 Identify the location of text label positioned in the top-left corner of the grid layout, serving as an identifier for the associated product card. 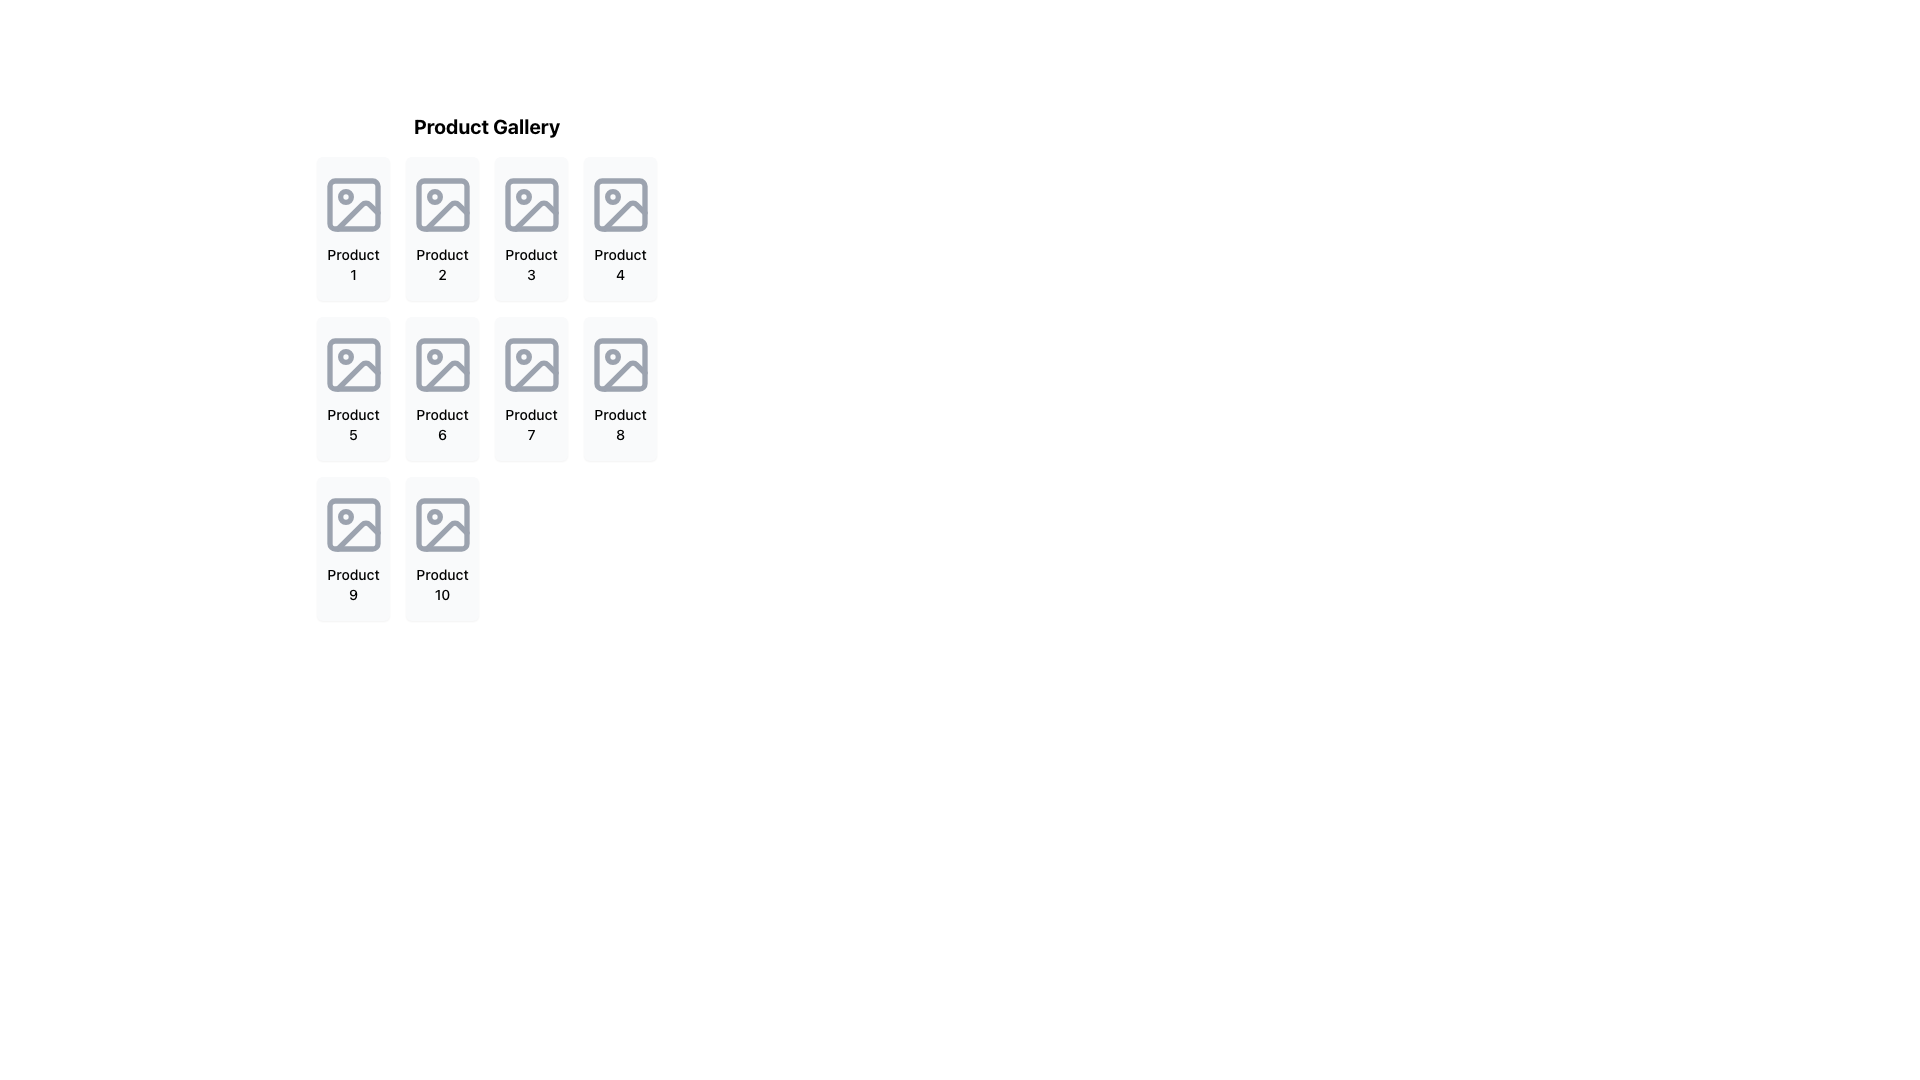
(353, 264).